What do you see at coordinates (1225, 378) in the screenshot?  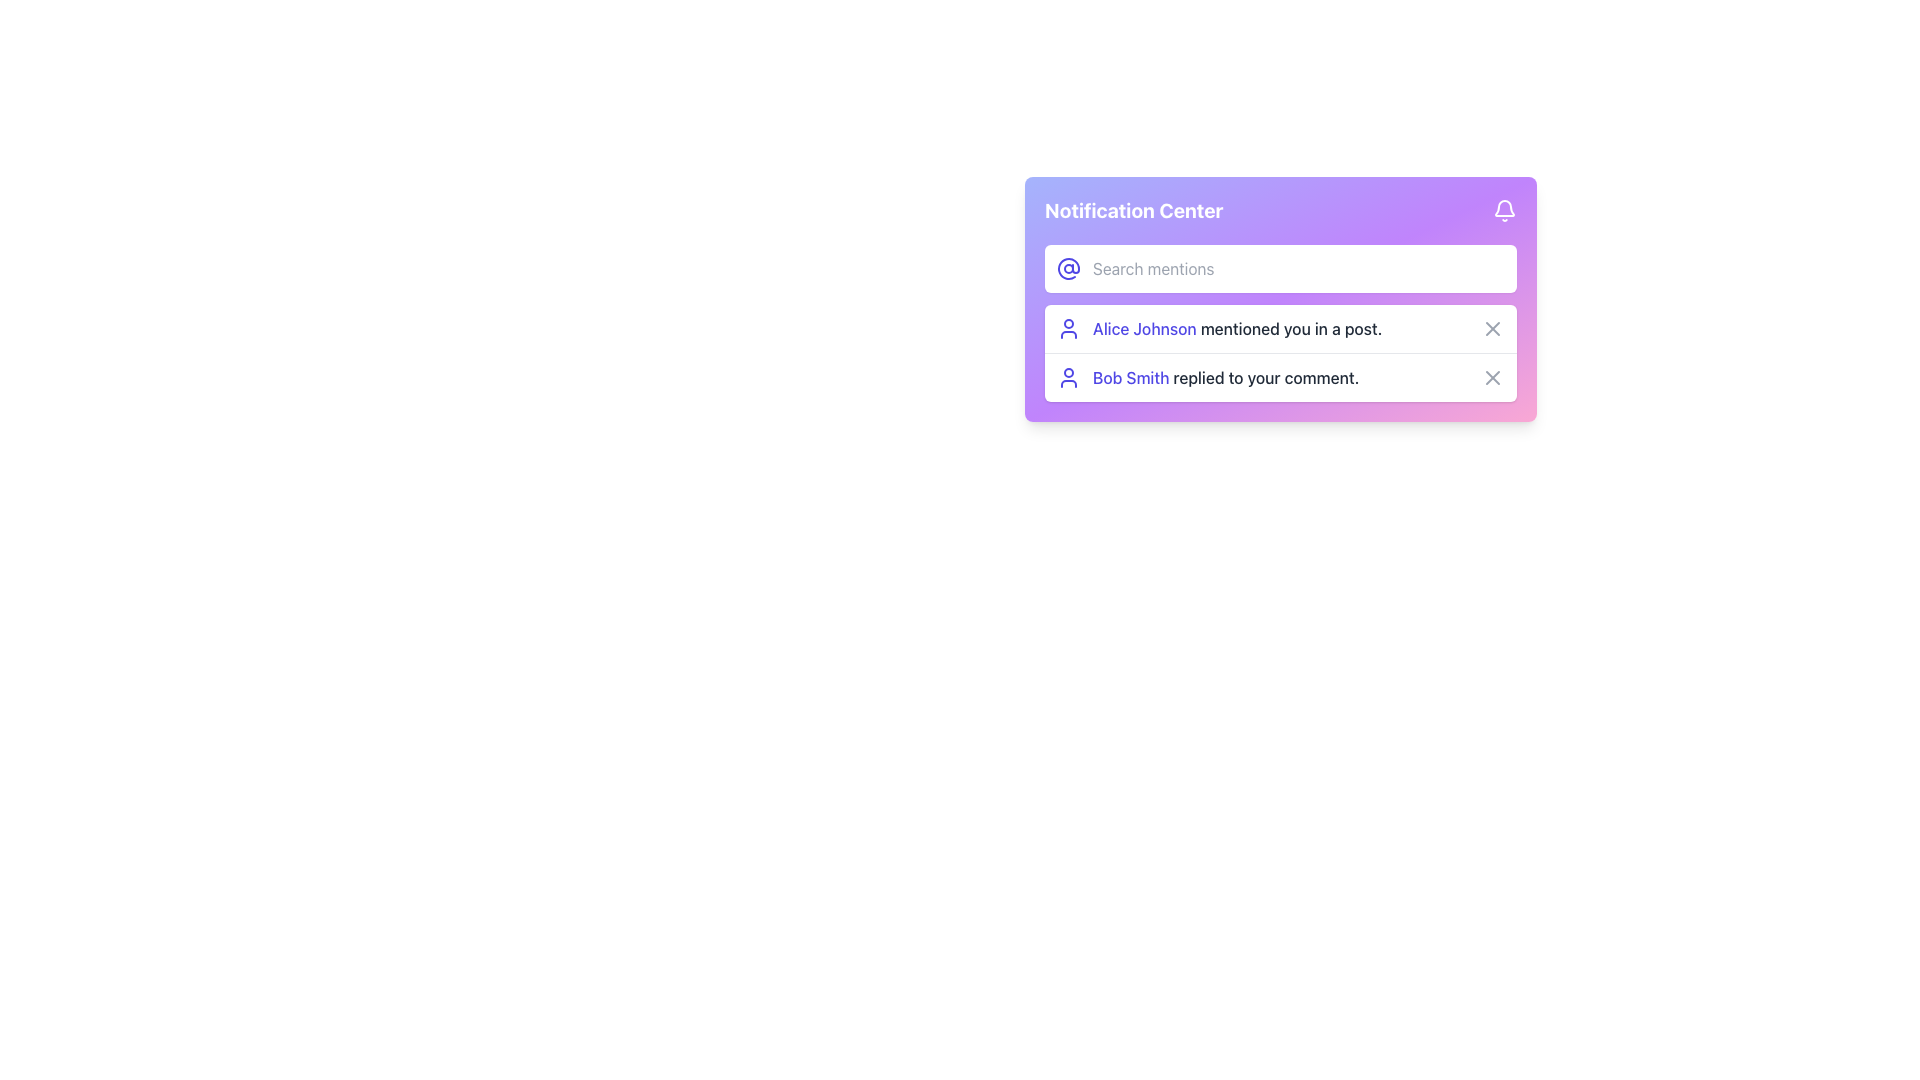 I see `the text label notifying the user that 'Bob Smith' has interacted with their comment, which is the second notification in the Notification Center popup` at bounding box center [1225, 378].